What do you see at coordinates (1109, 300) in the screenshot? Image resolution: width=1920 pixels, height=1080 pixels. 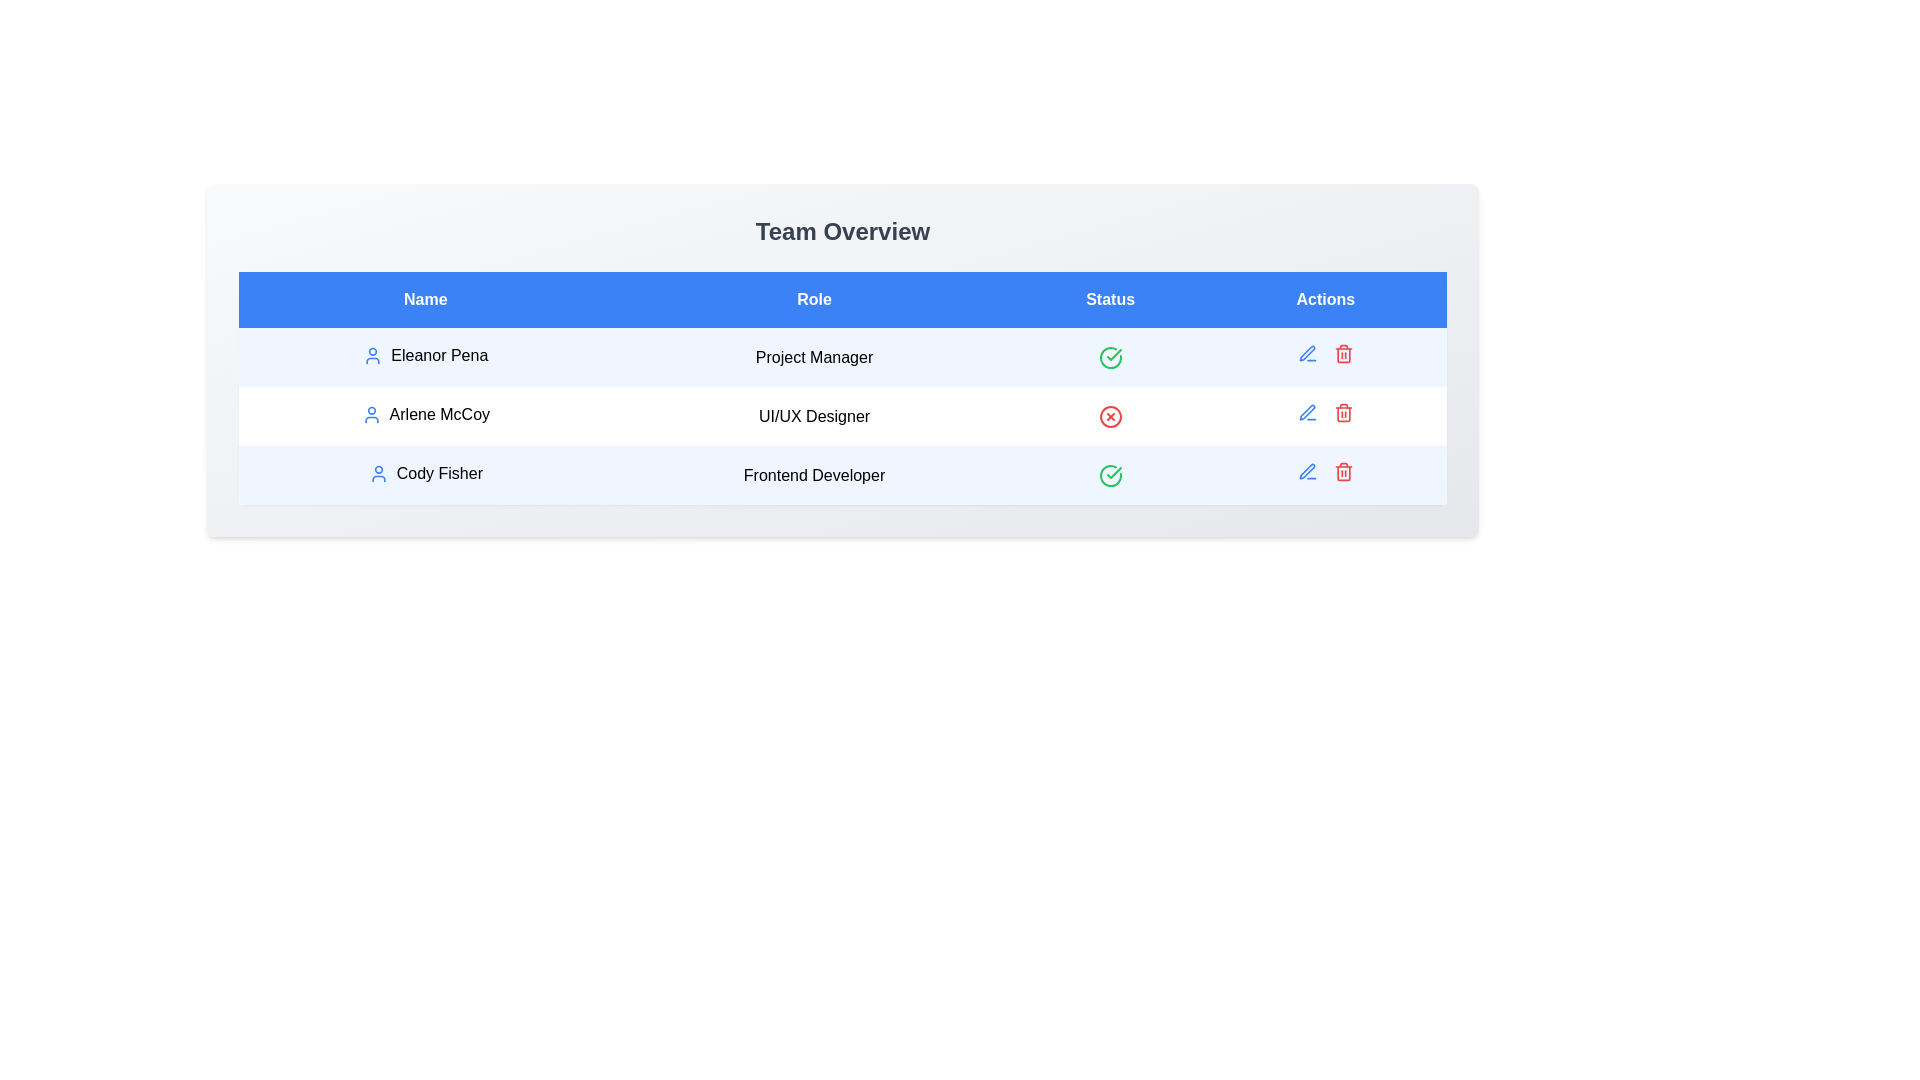 I see `the 'Status' text label, which is a blue cell with white bold text, located near the center-right of the page` at bounding box center [1109, 300].